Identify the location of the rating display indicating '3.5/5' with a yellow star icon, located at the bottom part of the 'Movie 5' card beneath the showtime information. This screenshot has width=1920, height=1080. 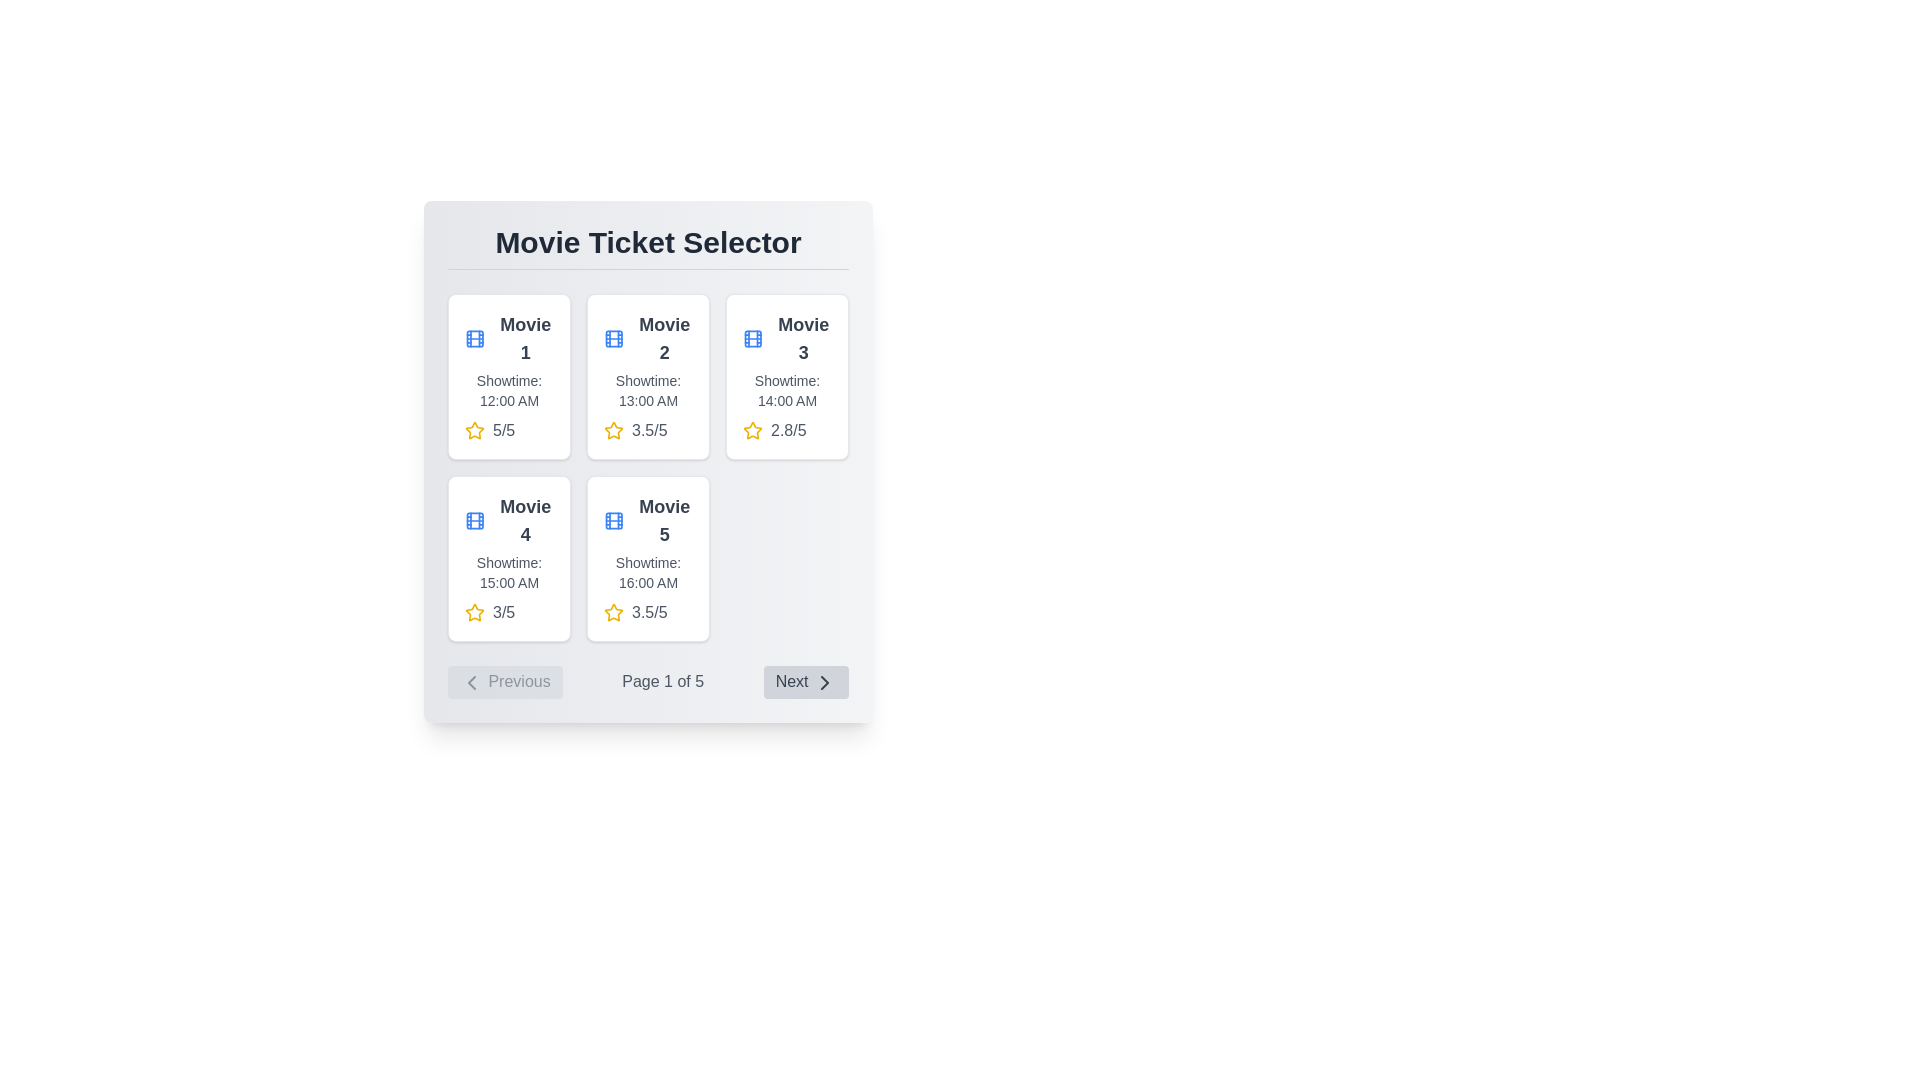
(648, 612).